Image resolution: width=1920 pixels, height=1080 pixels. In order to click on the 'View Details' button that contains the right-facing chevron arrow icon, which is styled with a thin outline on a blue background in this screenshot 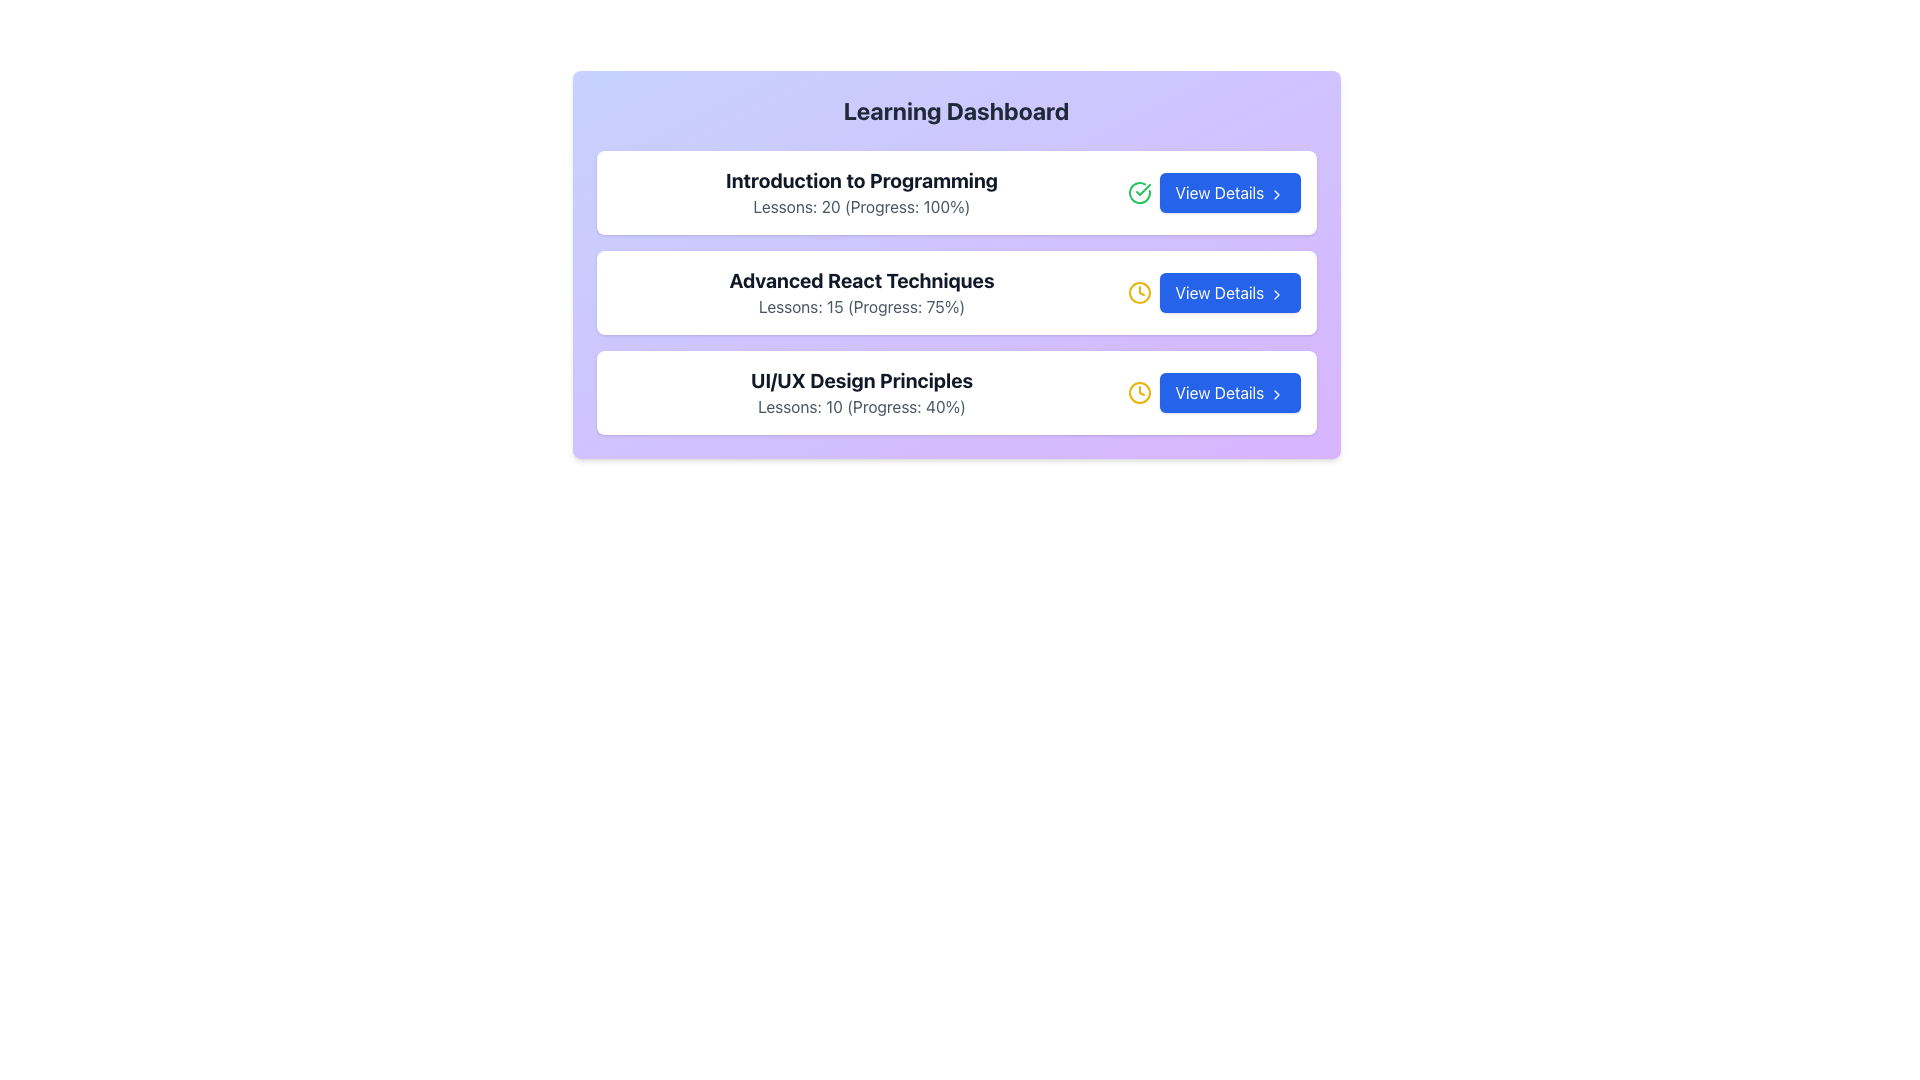, I will do `click(1275, 394)`.